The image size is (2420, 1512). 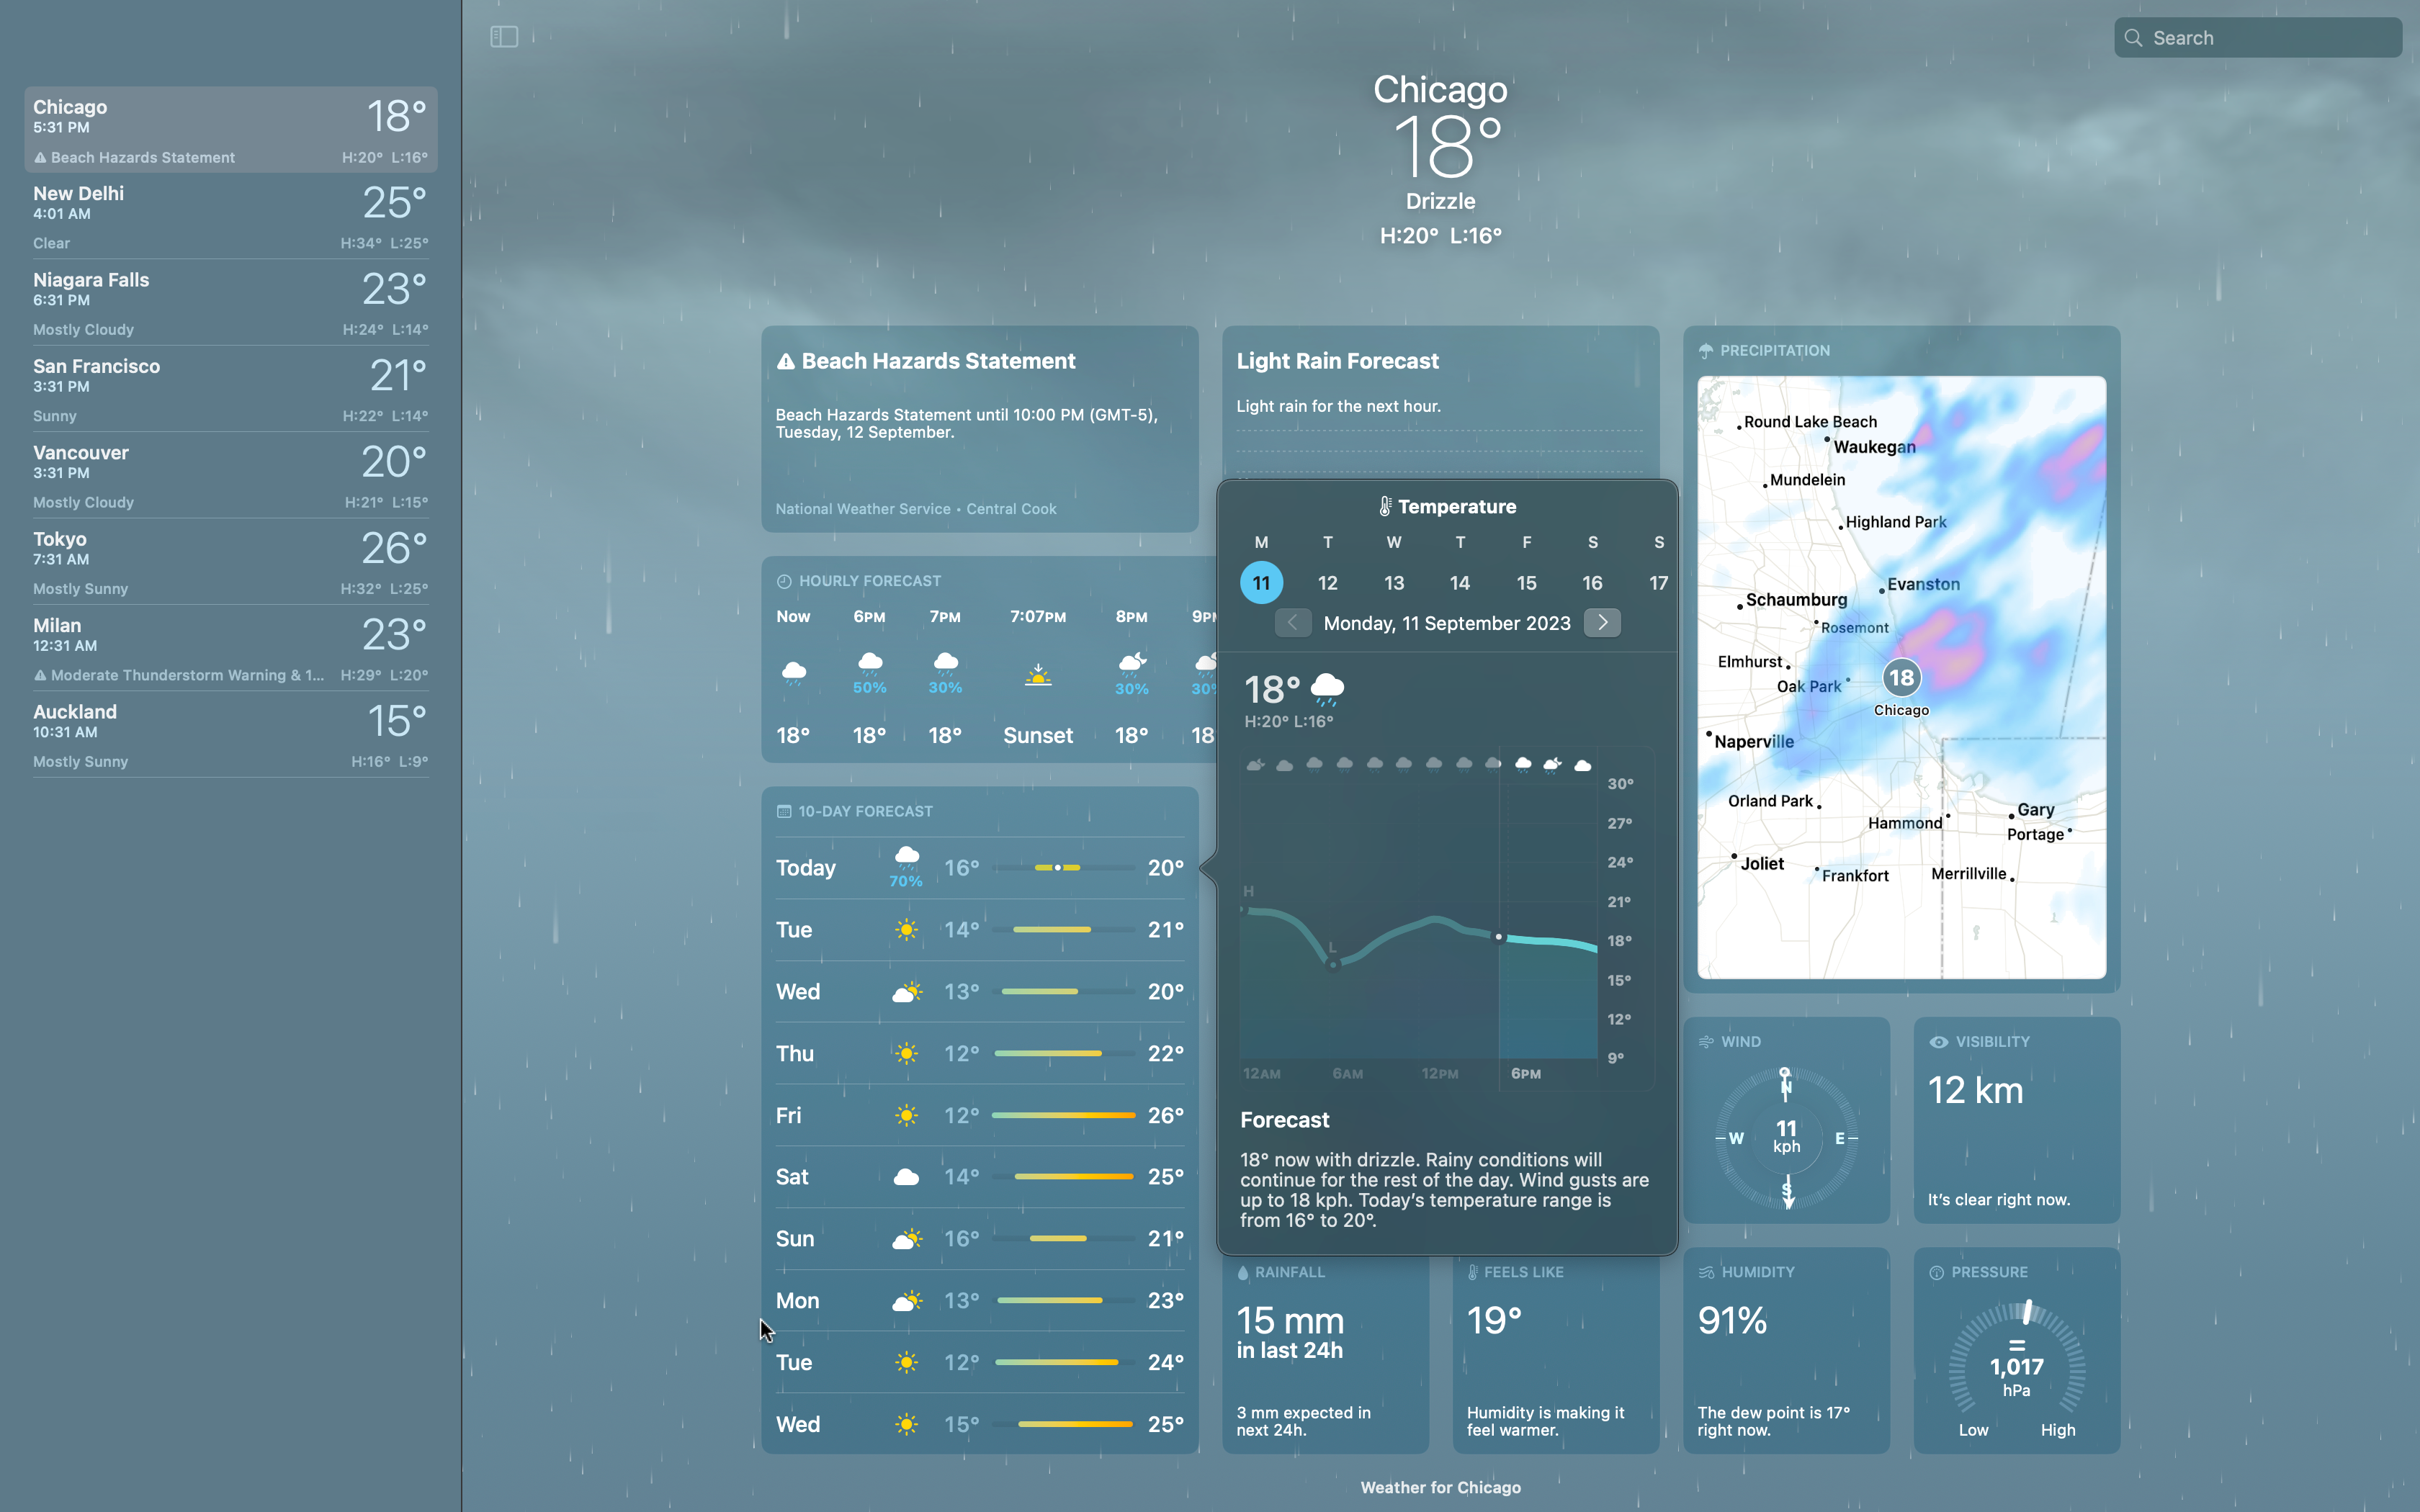 What do you see at coordinates (1525, 581) in the screenshot?
I see `Retrieve 15th"s Chicago weather report` at bounding box center [1525, 581].